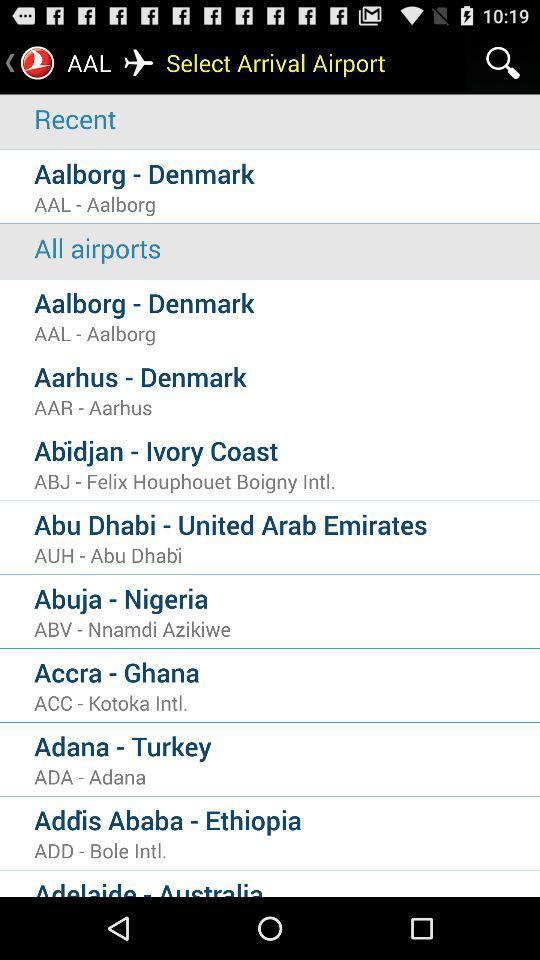  What do you see at coordinates (286, 702) in the screenshot?
I see `the acc - kotoka intl.` at bounding box center [286, 702].